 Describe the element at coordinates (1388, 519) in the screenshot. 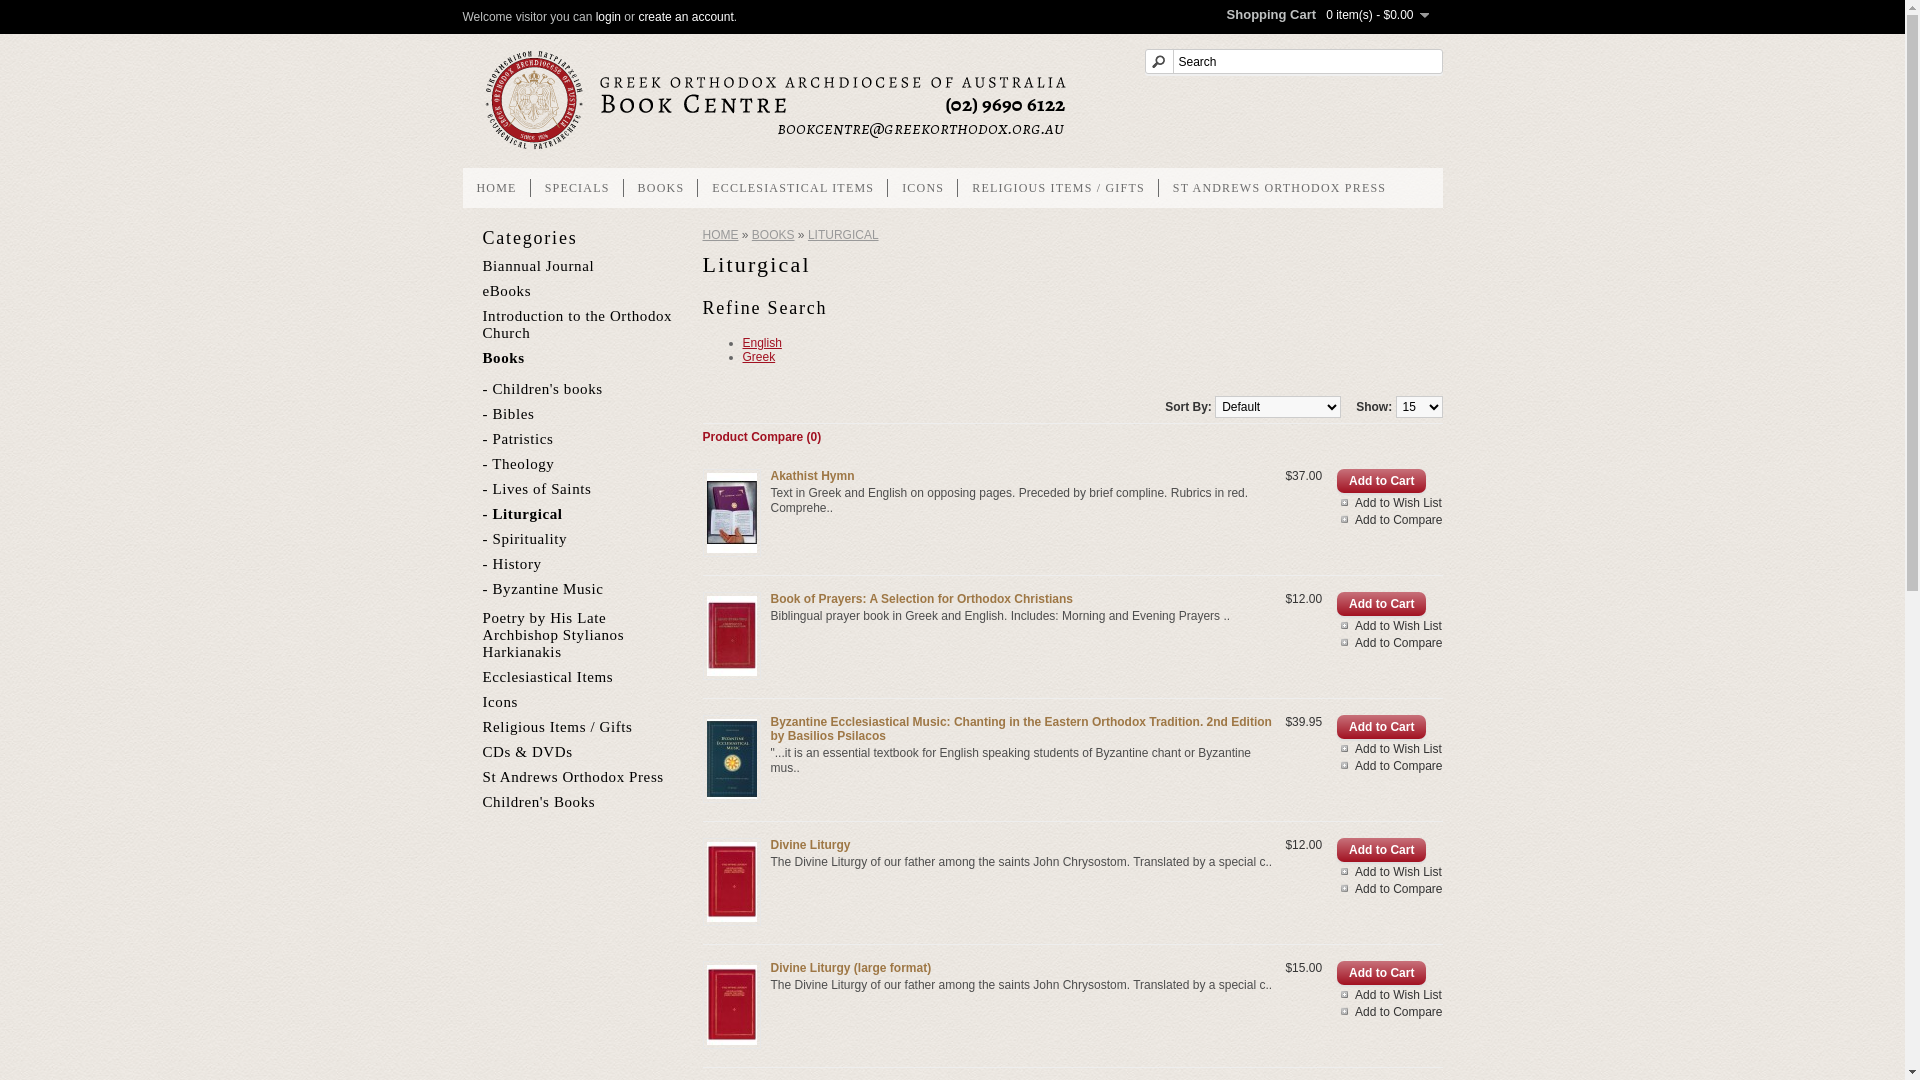

I see `'Add to Compare'` at that location.